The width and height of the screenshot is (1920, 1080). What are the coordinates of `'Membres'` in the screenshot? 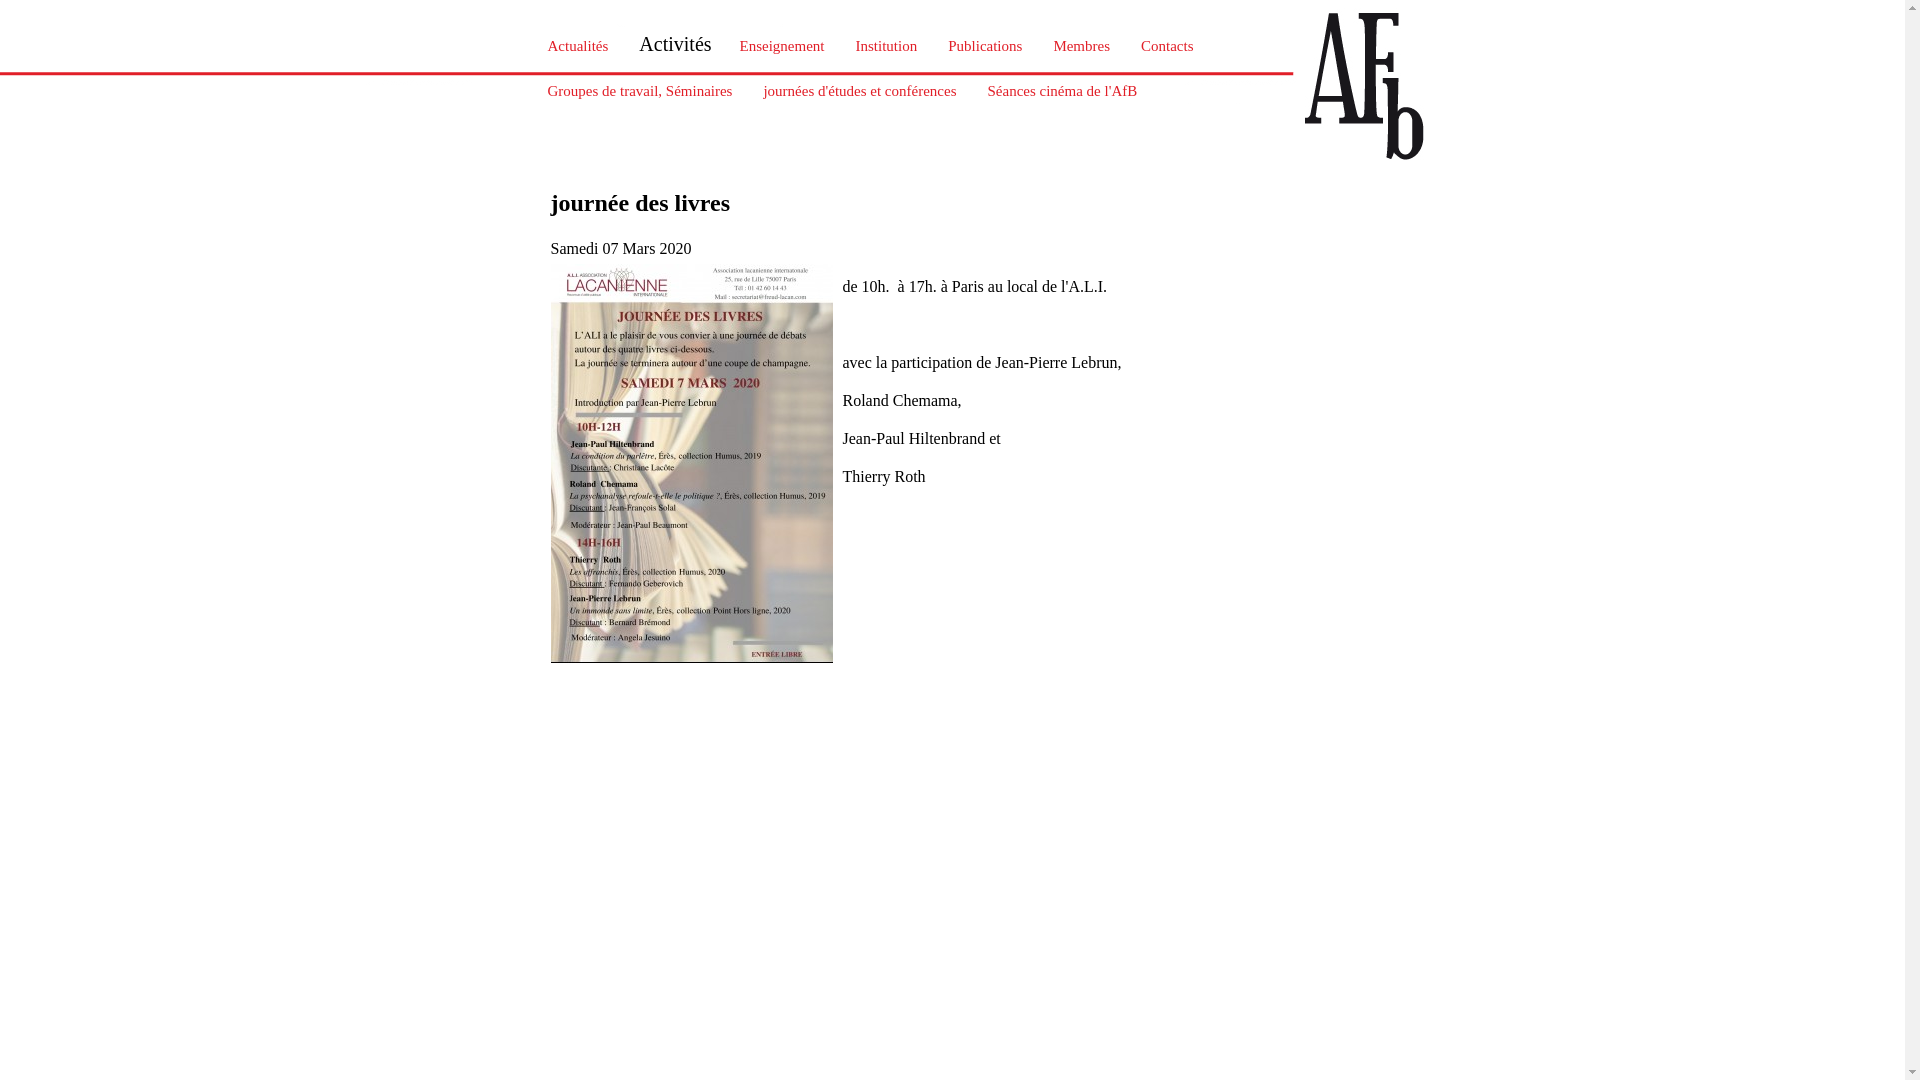 It's located at (1051, 45).